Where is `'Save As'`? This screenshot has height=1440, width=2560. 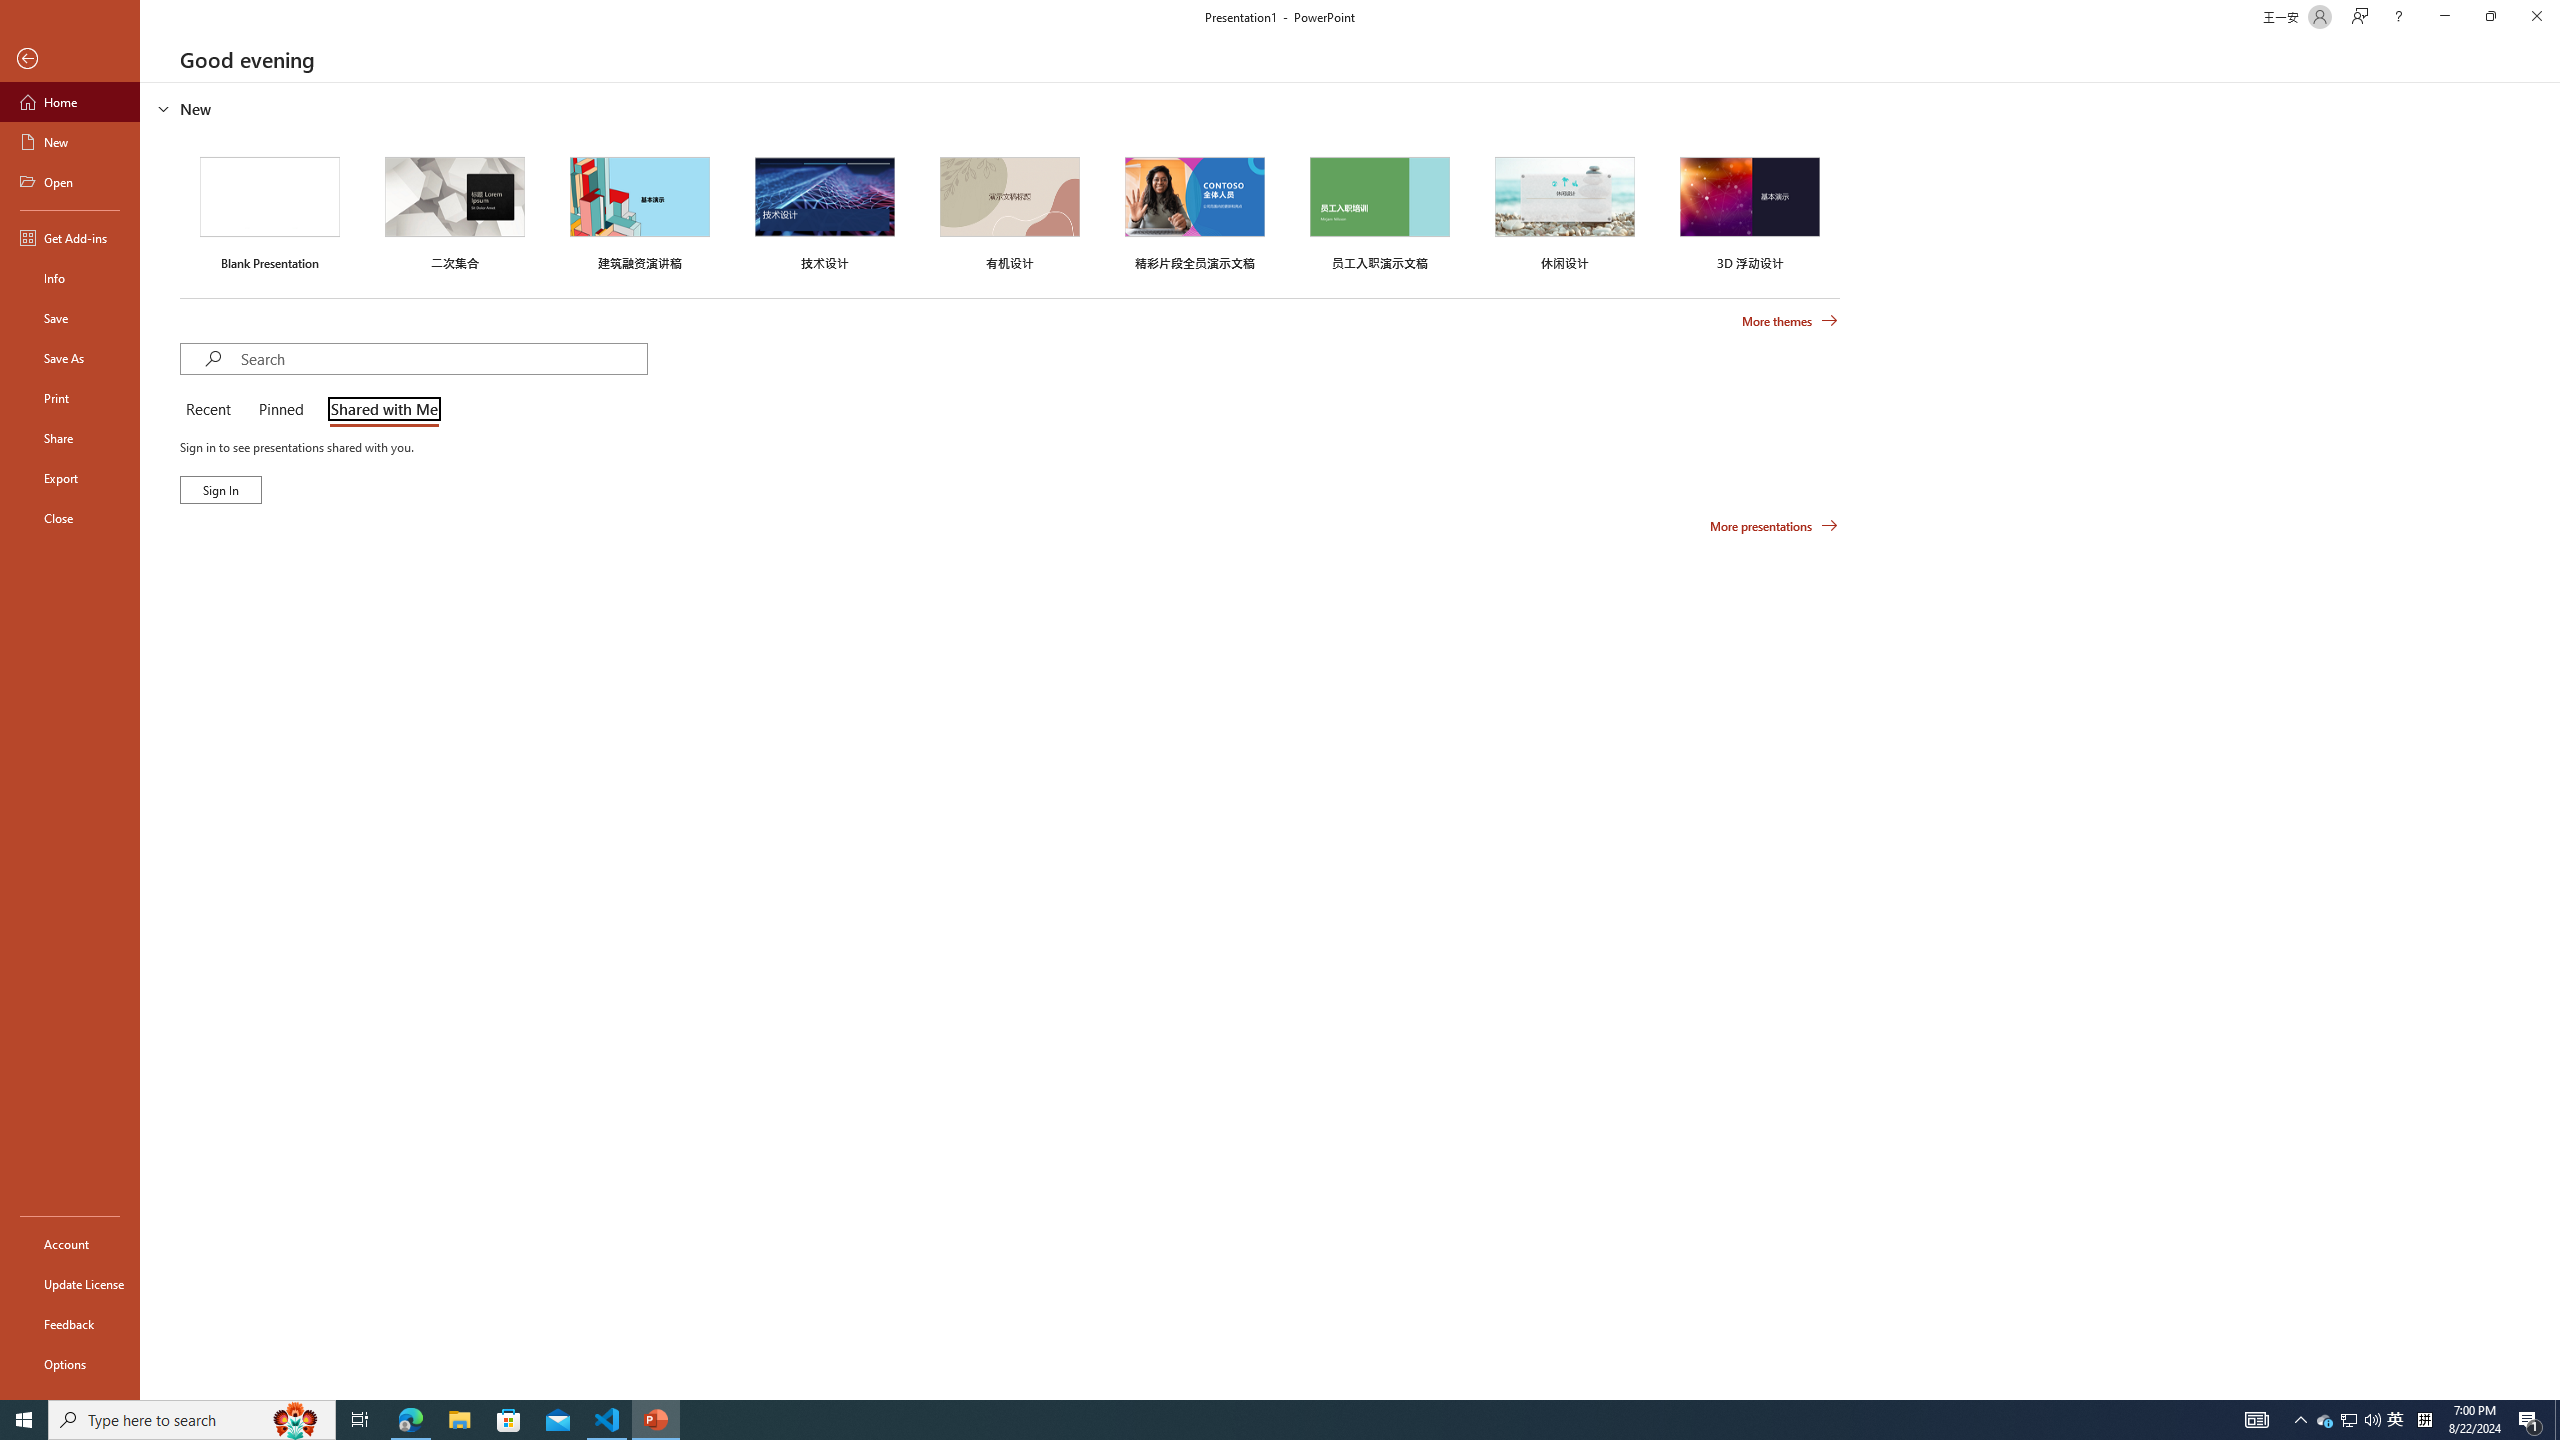
'Save As' is located at coordinates (69, 356).